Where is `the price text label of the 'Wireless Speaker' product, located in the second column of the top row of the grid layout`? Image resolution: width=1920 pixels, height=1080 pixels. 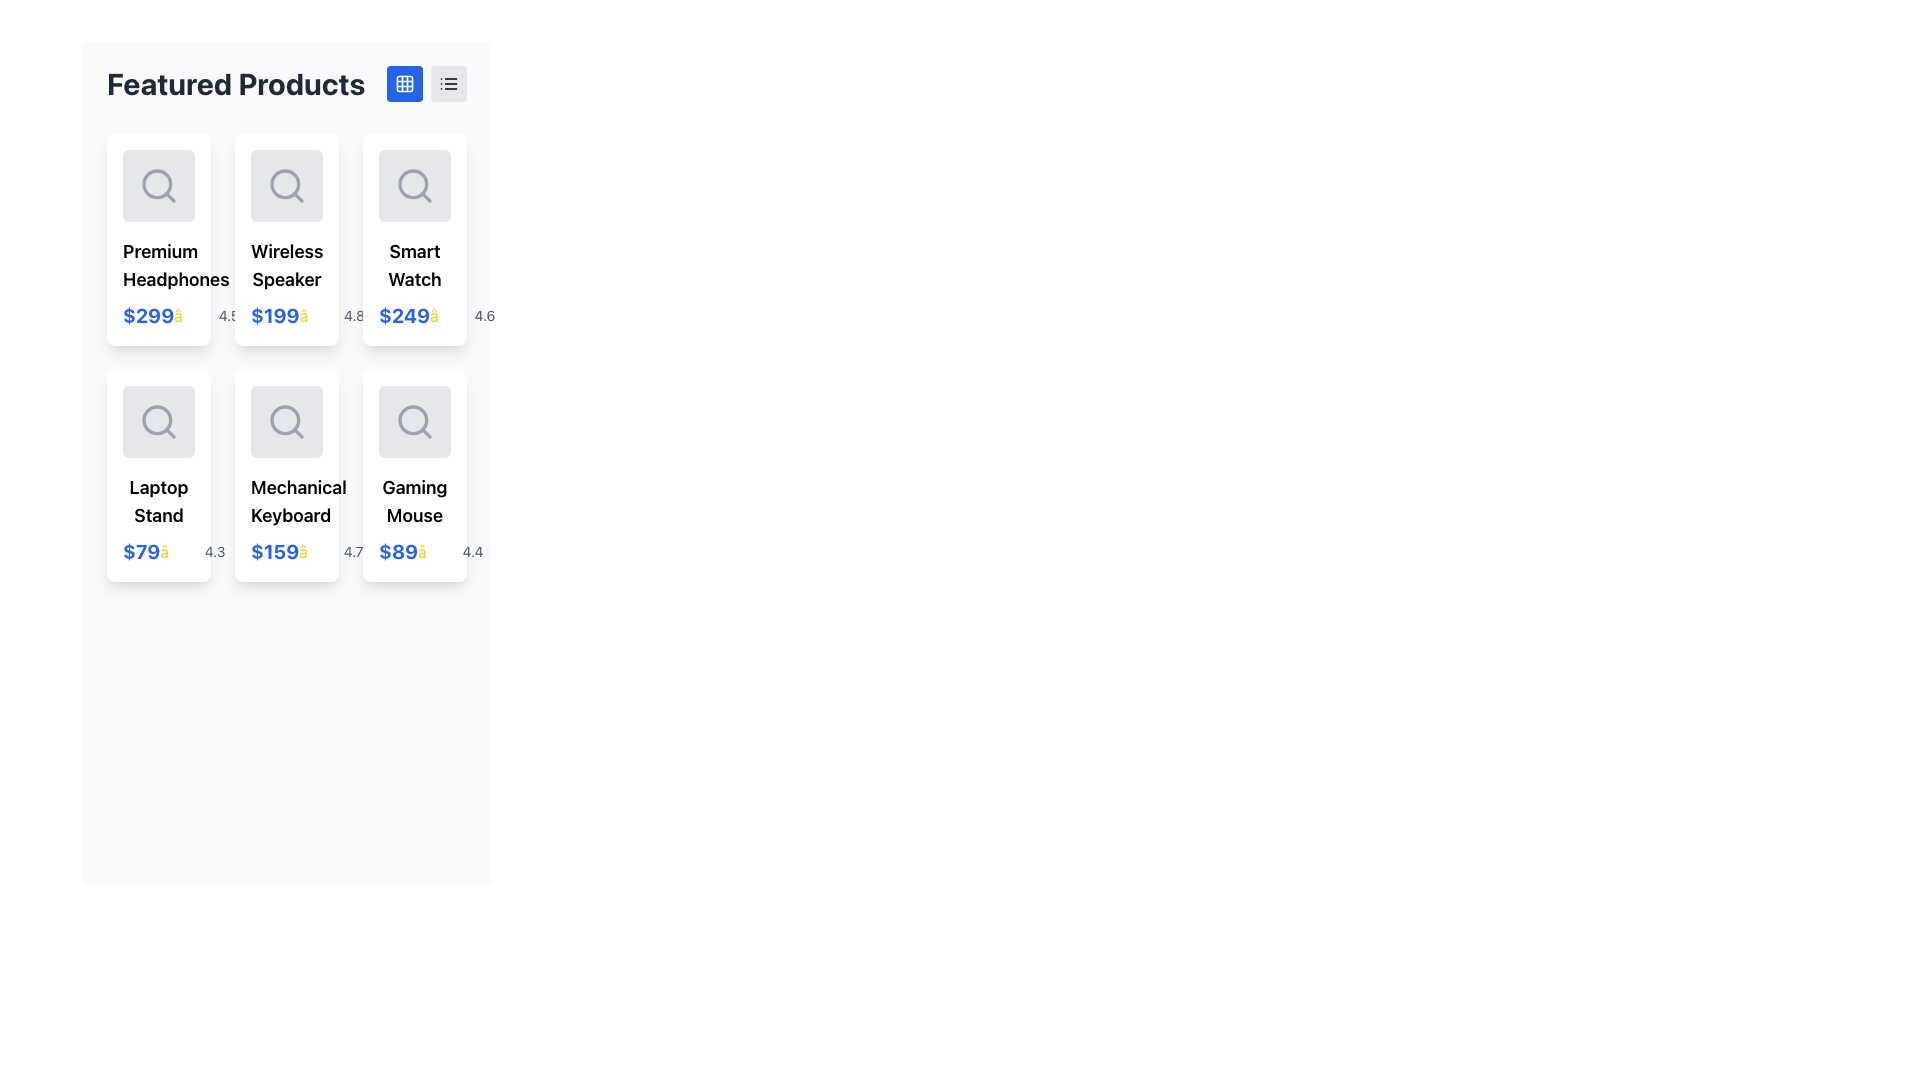
the price text label of the 'Wireless Speaker' product, located in the second column of the top row of the grid layout is located at coordinates (274, 315).